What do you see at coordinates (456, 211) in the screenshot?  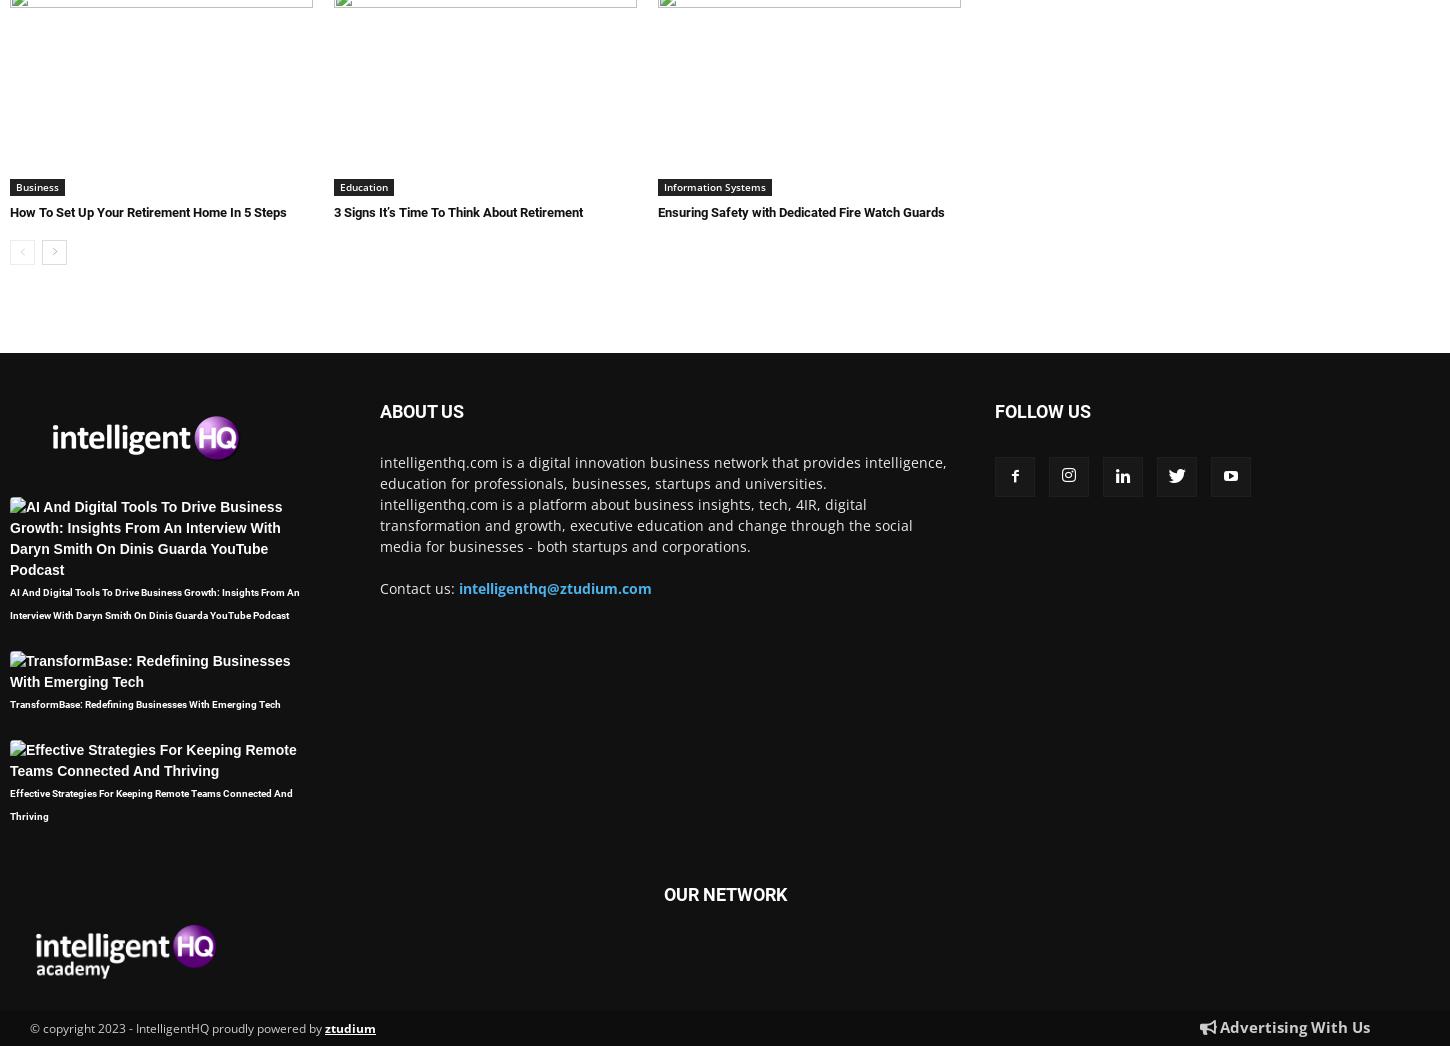 I see `'3 Signs It’s Time To Think About Retirement'` at bounding box center [456, 211].